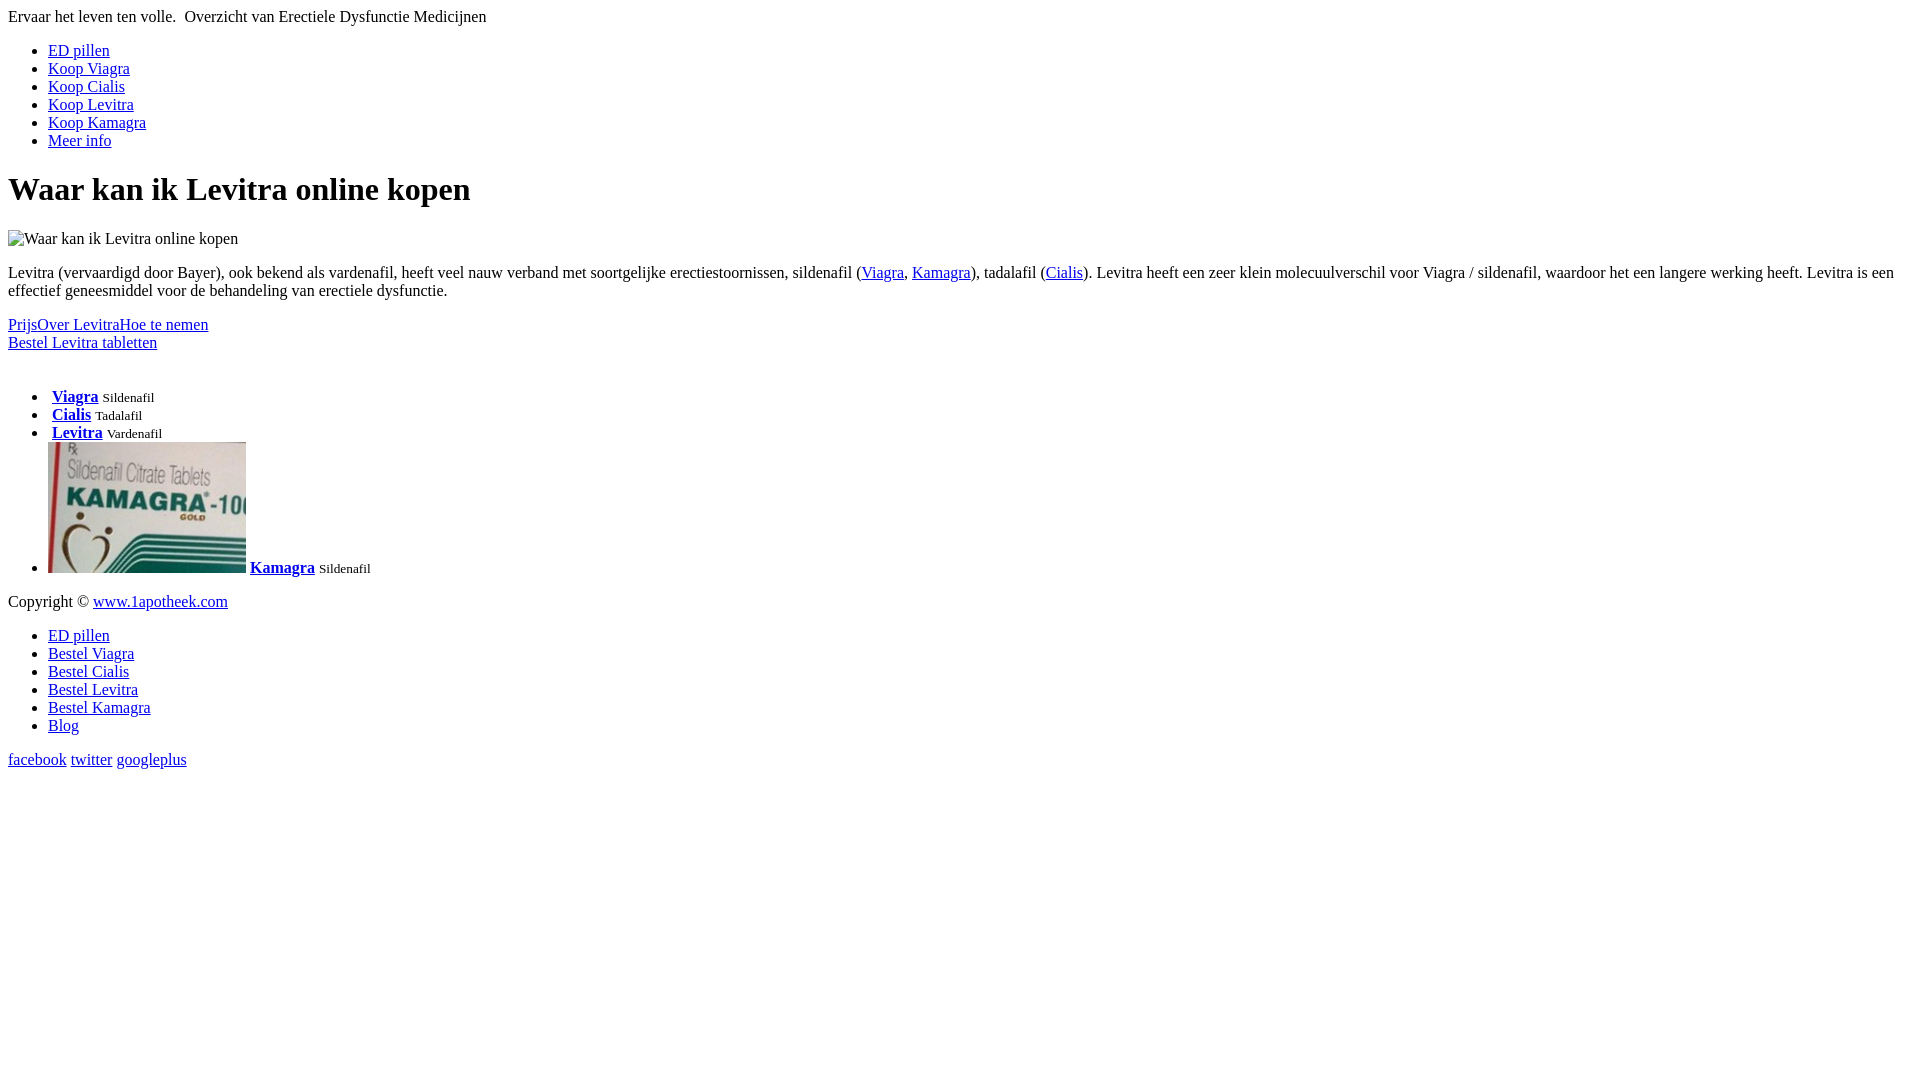 This screenshot has height=1080, width=1920. Describe the element at coordinates (63, 725) in the screenshot. I see `'Blog'` at that location.